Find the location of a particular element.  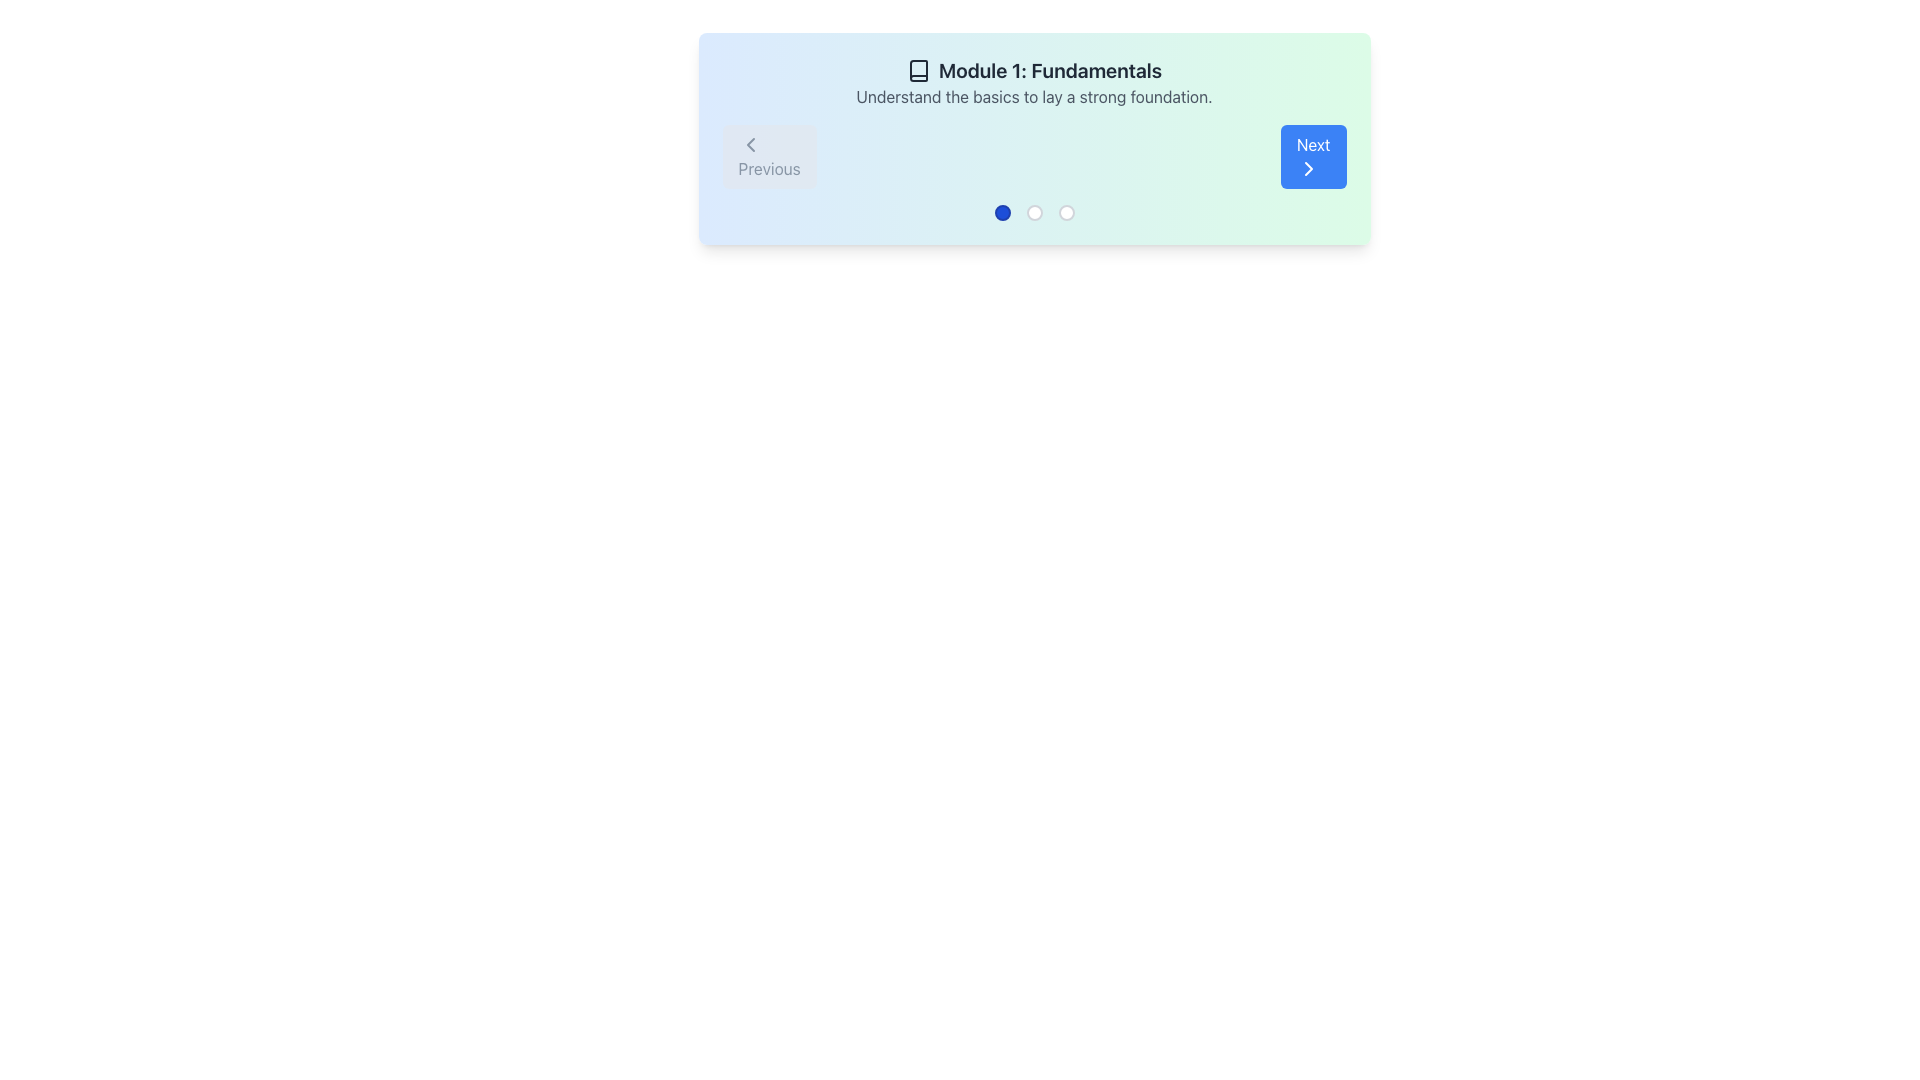

the 'Next' button represented by the chevron icon located at the far right of the control bar to proceed to the next module is located at coordinates (1308, 168).